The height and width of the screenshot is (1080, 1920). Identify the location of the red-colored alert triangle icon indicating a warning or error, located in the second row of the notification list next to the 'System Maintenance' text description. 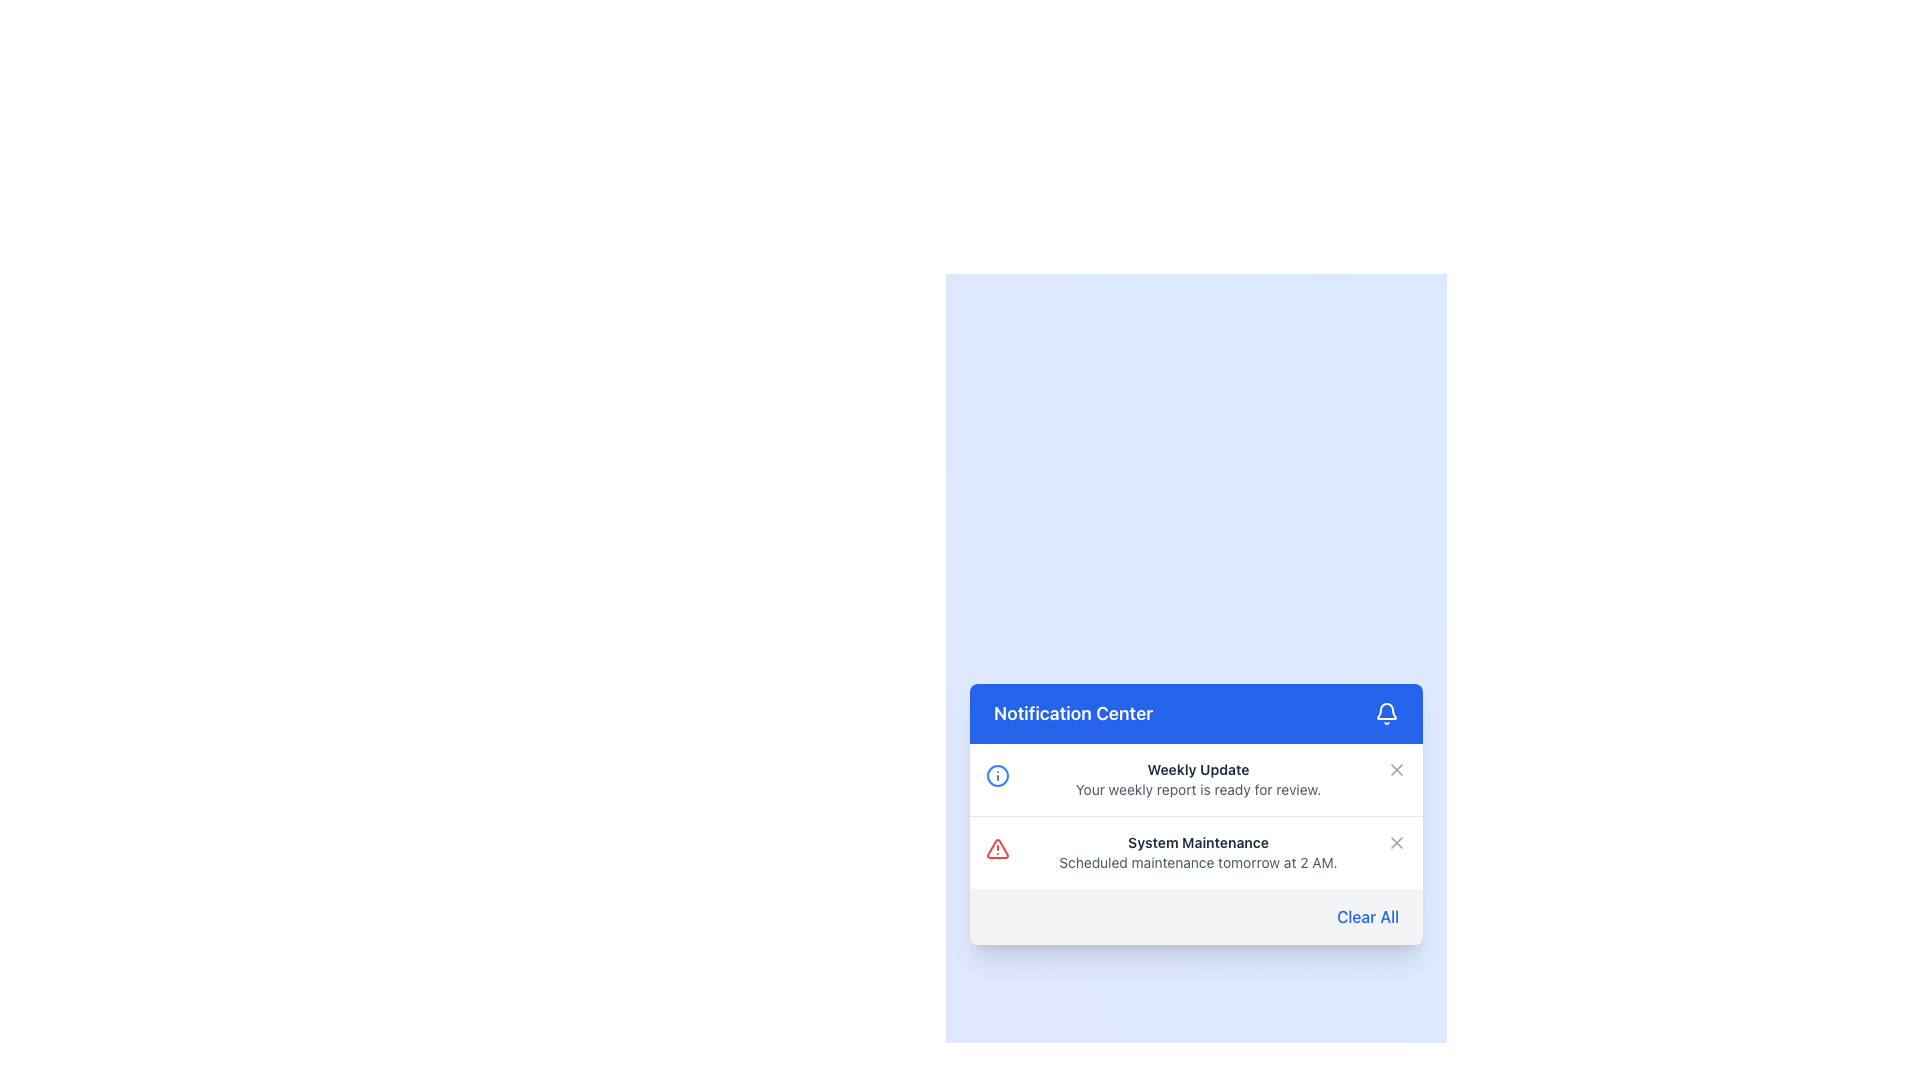
(998, 848).